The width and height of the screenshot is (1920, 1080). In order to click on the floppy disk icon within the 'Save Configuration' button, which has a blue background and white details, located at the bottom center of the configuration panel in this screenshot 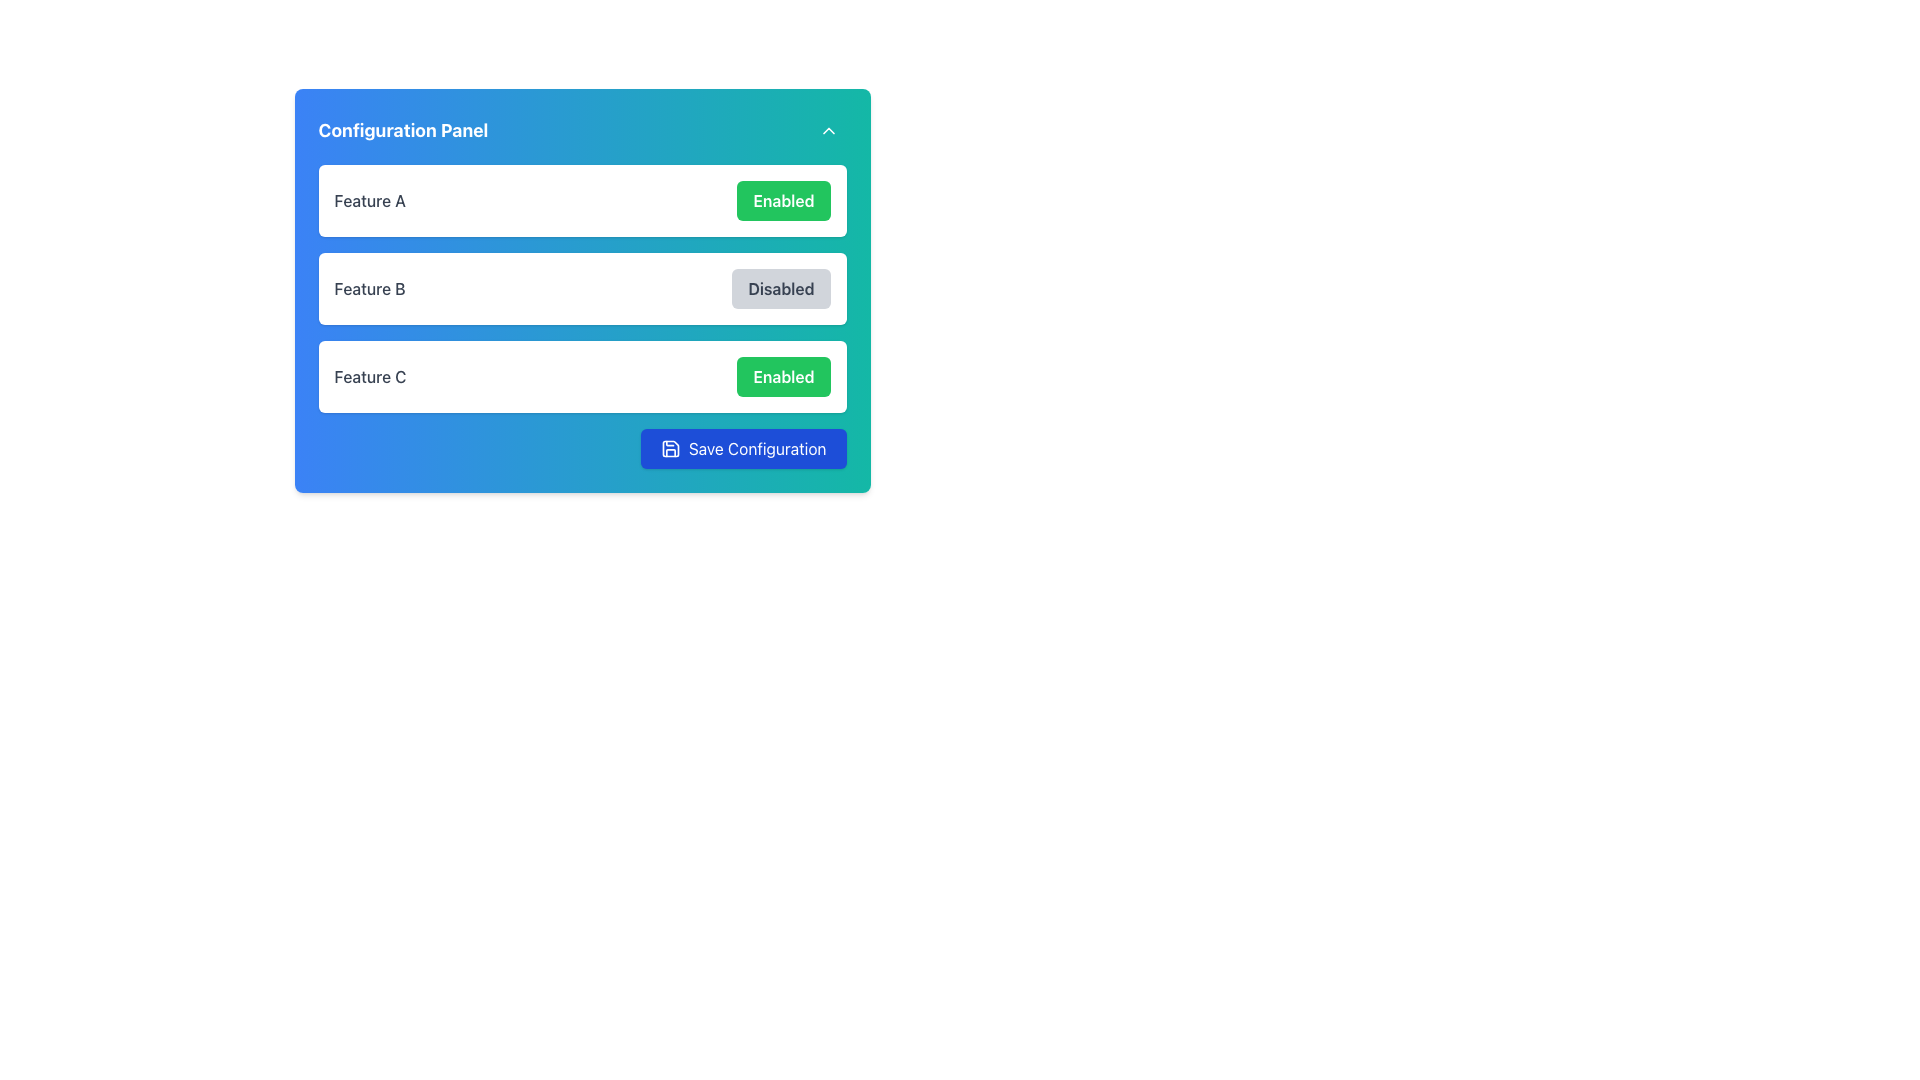, I will do `click(670, 447)`.